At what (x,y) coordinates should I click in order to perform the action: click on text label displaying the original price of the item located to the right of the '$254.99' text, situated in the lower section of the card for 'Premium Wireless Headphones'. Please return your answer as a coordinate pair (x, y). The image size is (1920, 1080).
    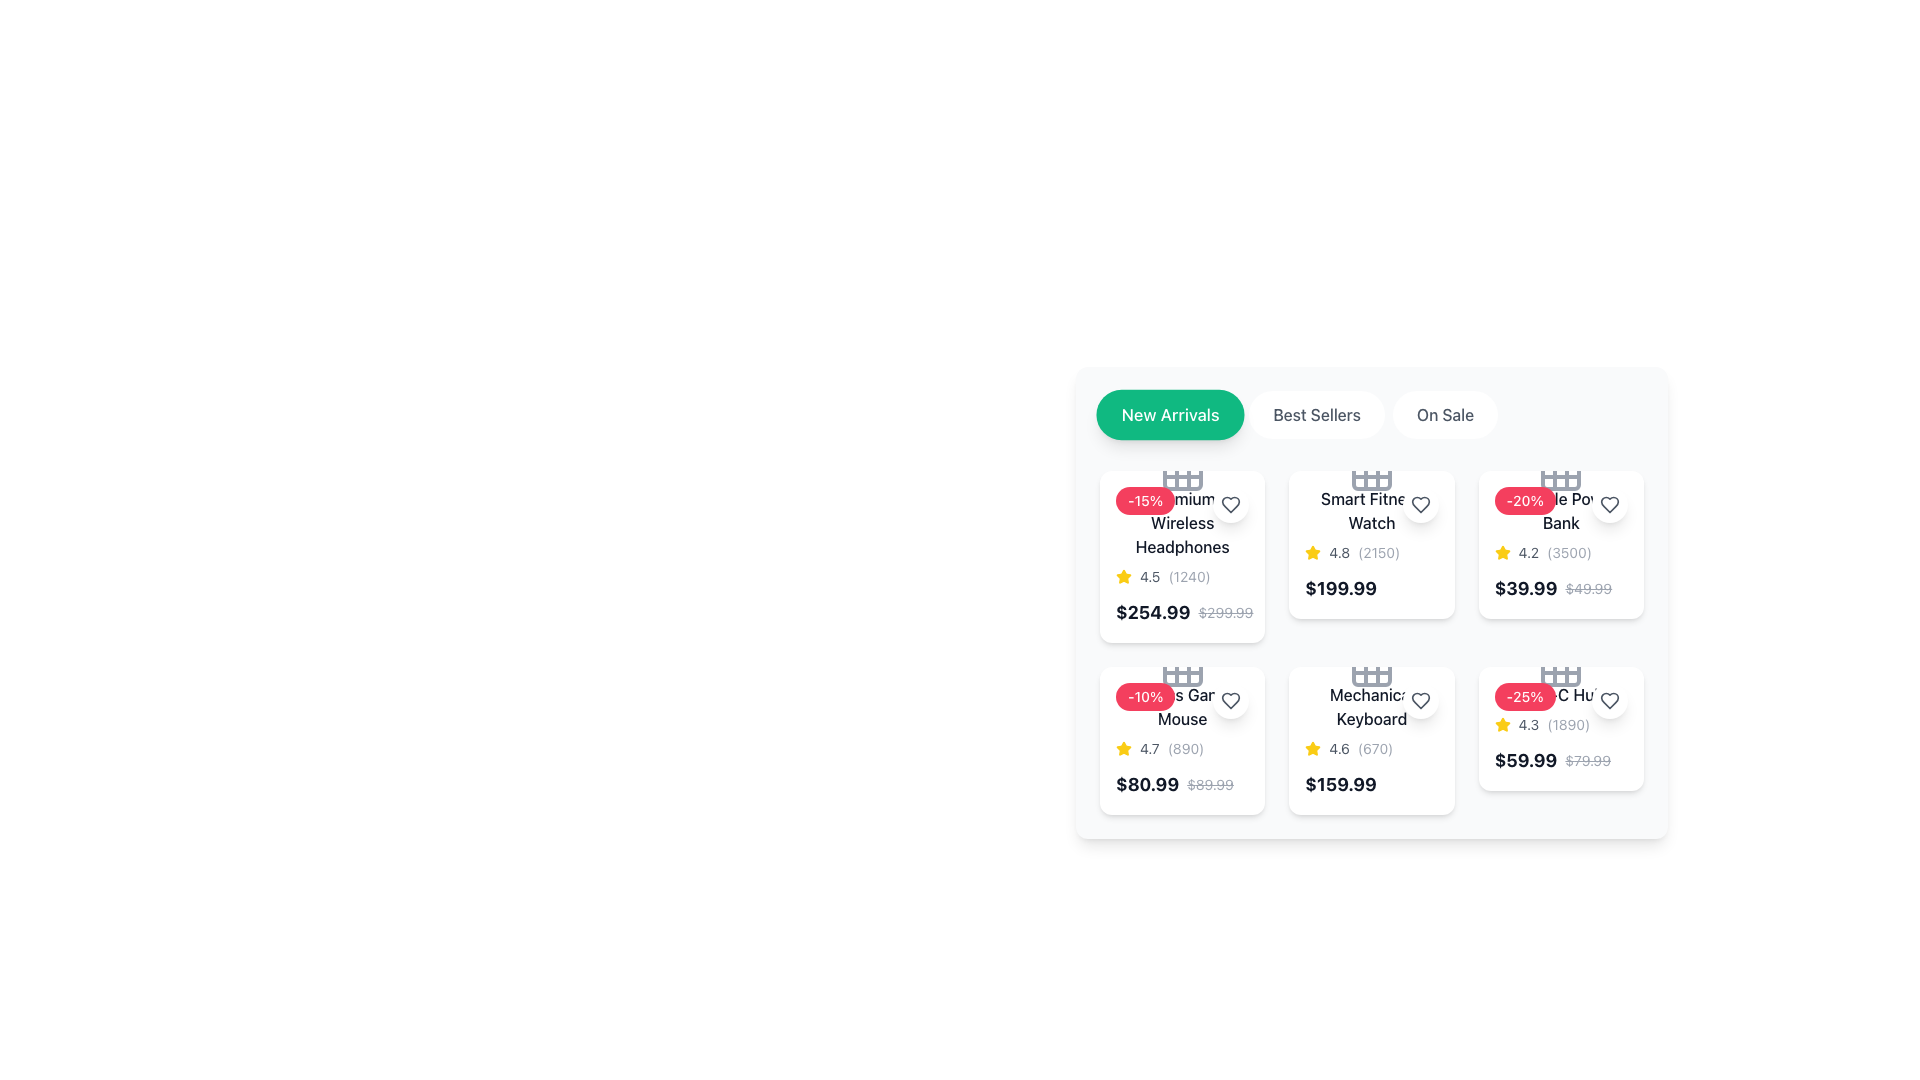
    Looking at the image, I should click on (1224, 612).